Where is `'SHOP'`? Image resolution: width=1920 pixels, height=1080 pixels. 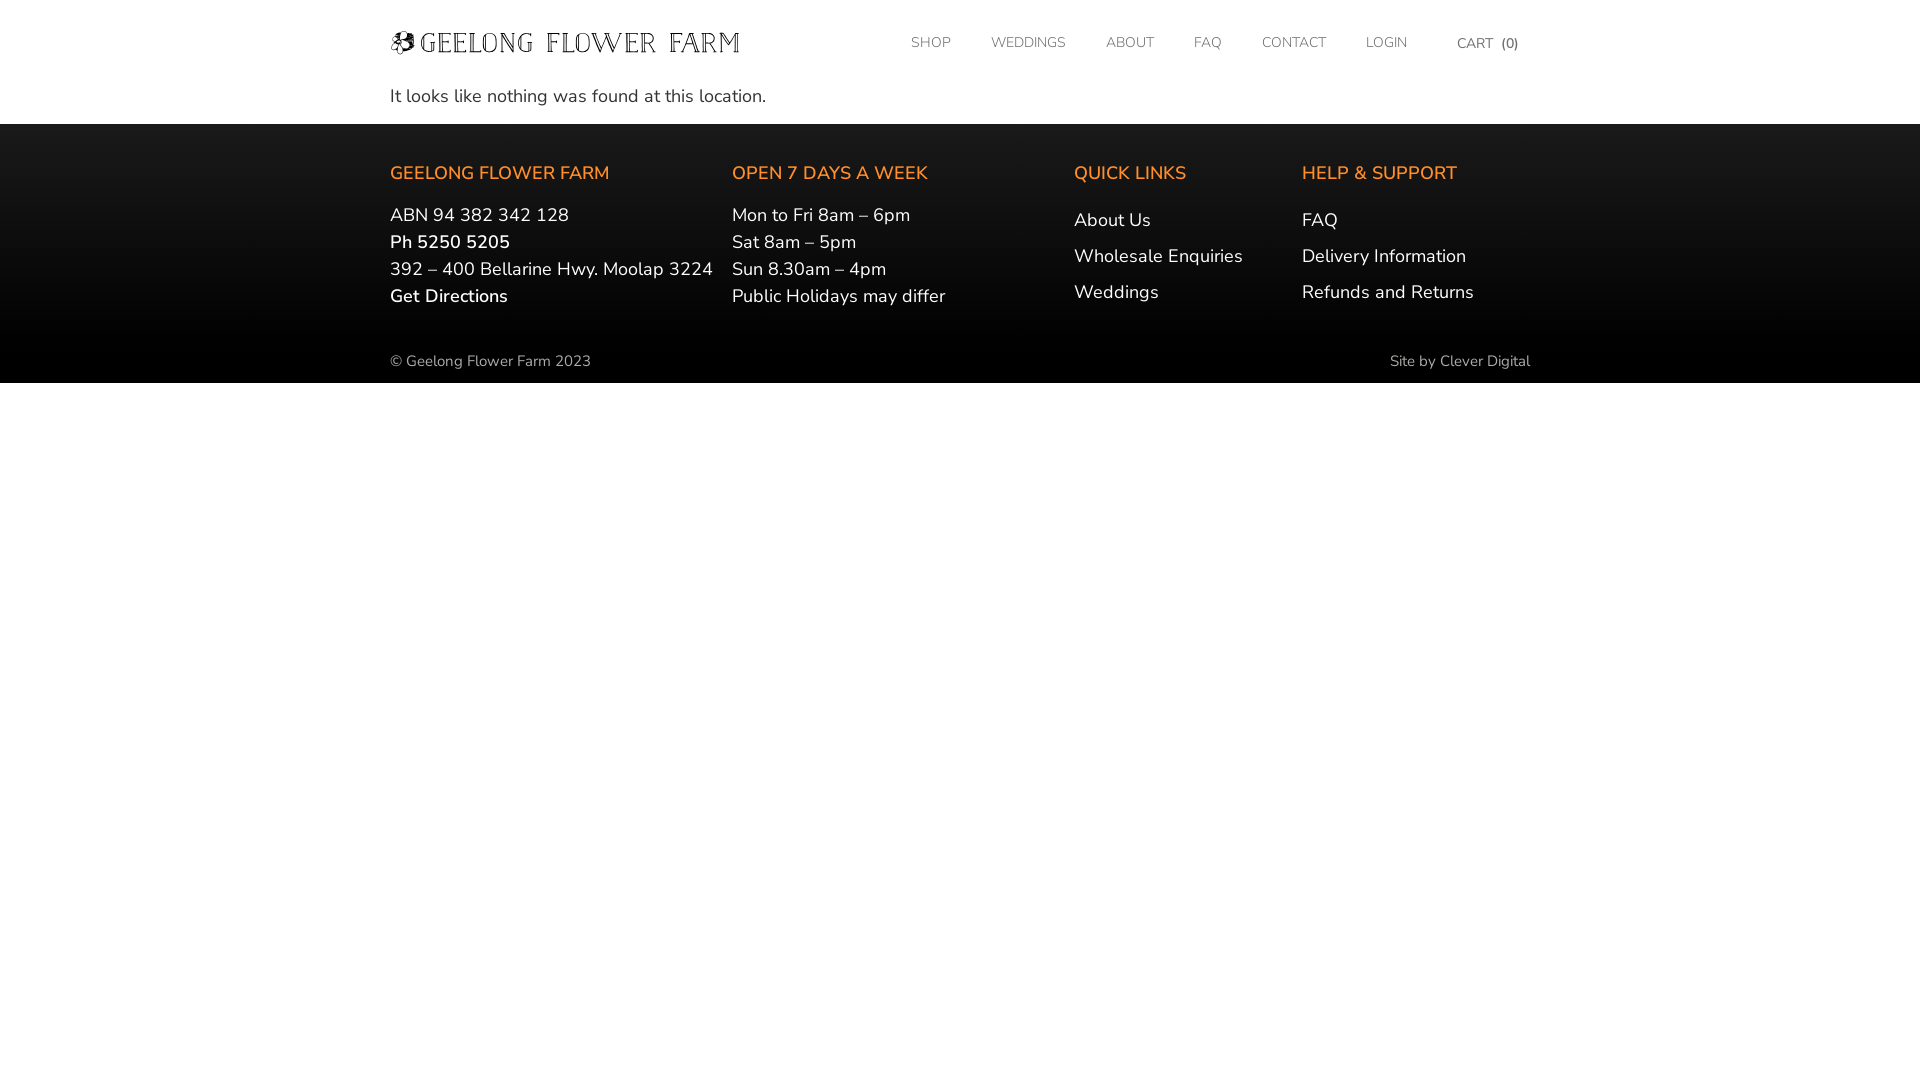 'SHOP' is located at coordinates (930, 42).